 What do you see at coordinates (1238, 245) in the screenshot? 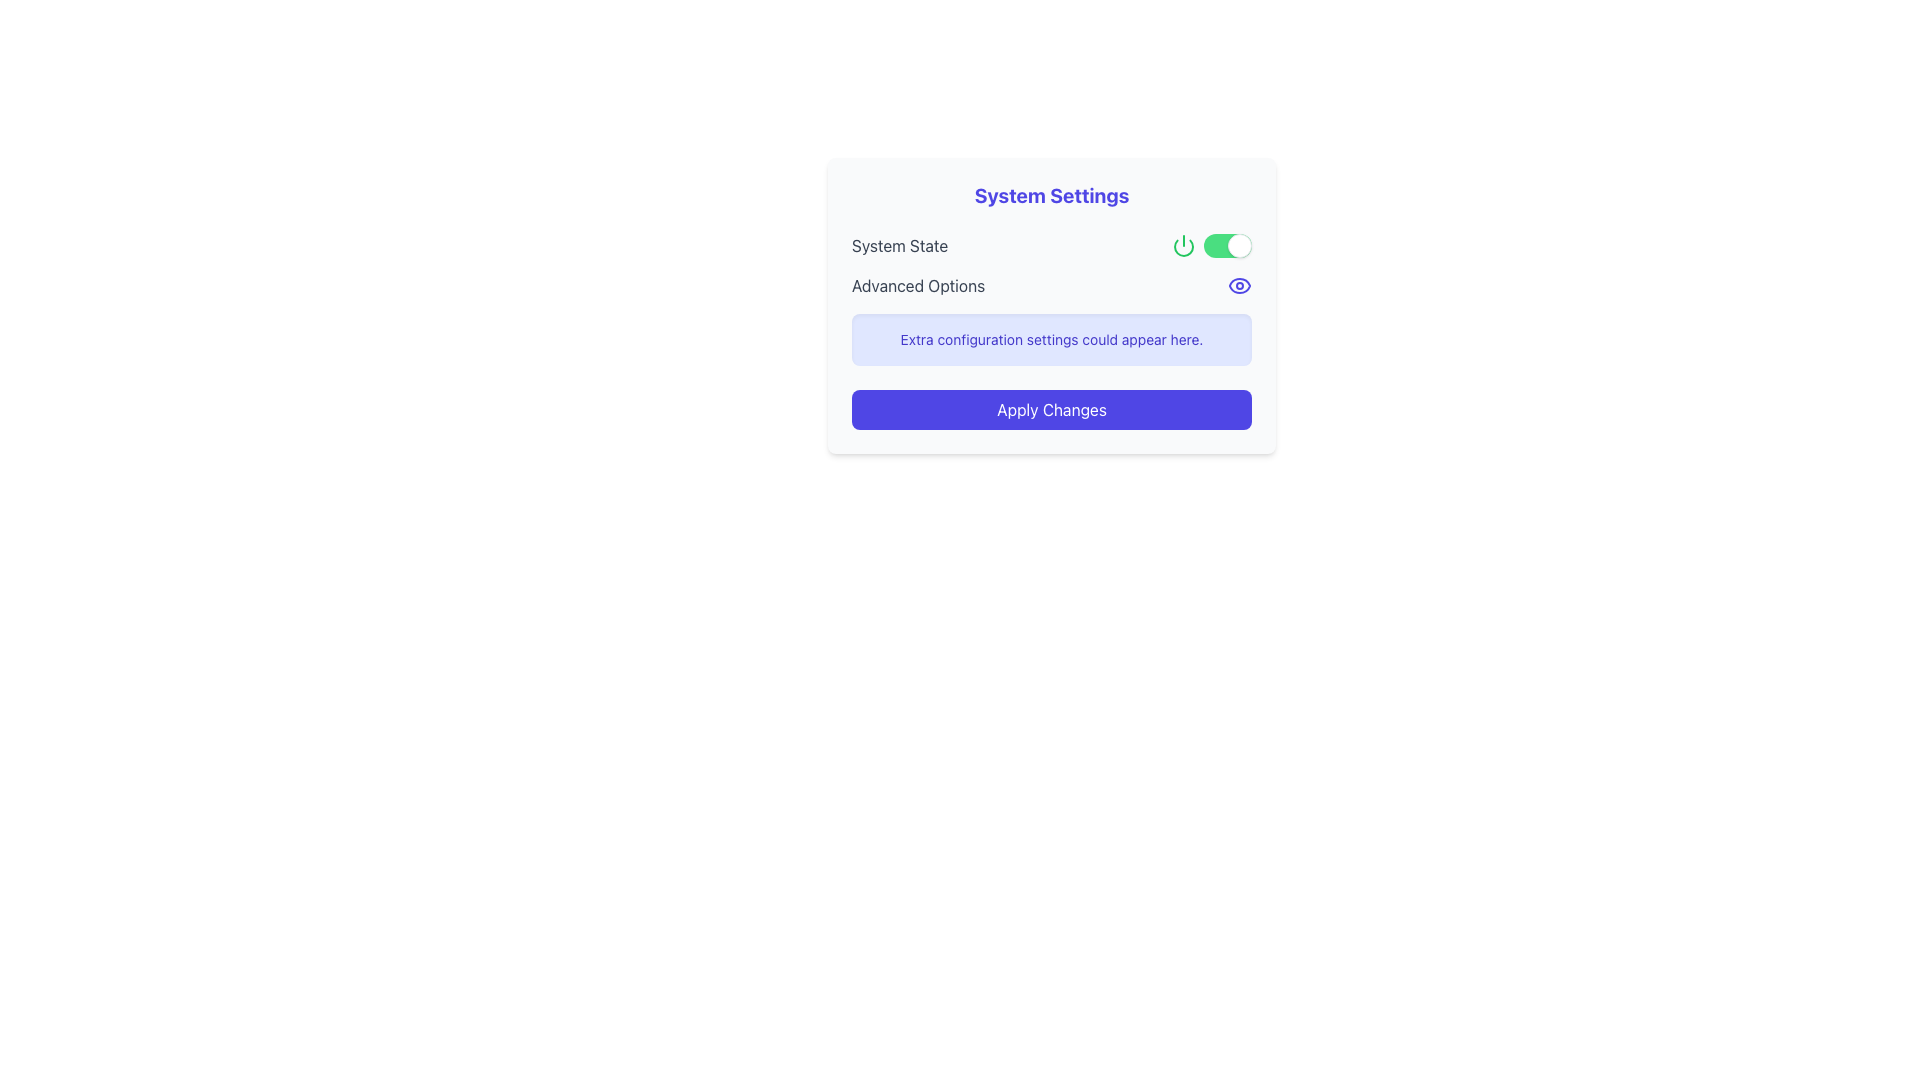
I see `the Toggle Handle indicating the 'on' position within the green toggle switch in the 'System State' section of the 'System Settings' panel` at bounding box center [1238, 245].